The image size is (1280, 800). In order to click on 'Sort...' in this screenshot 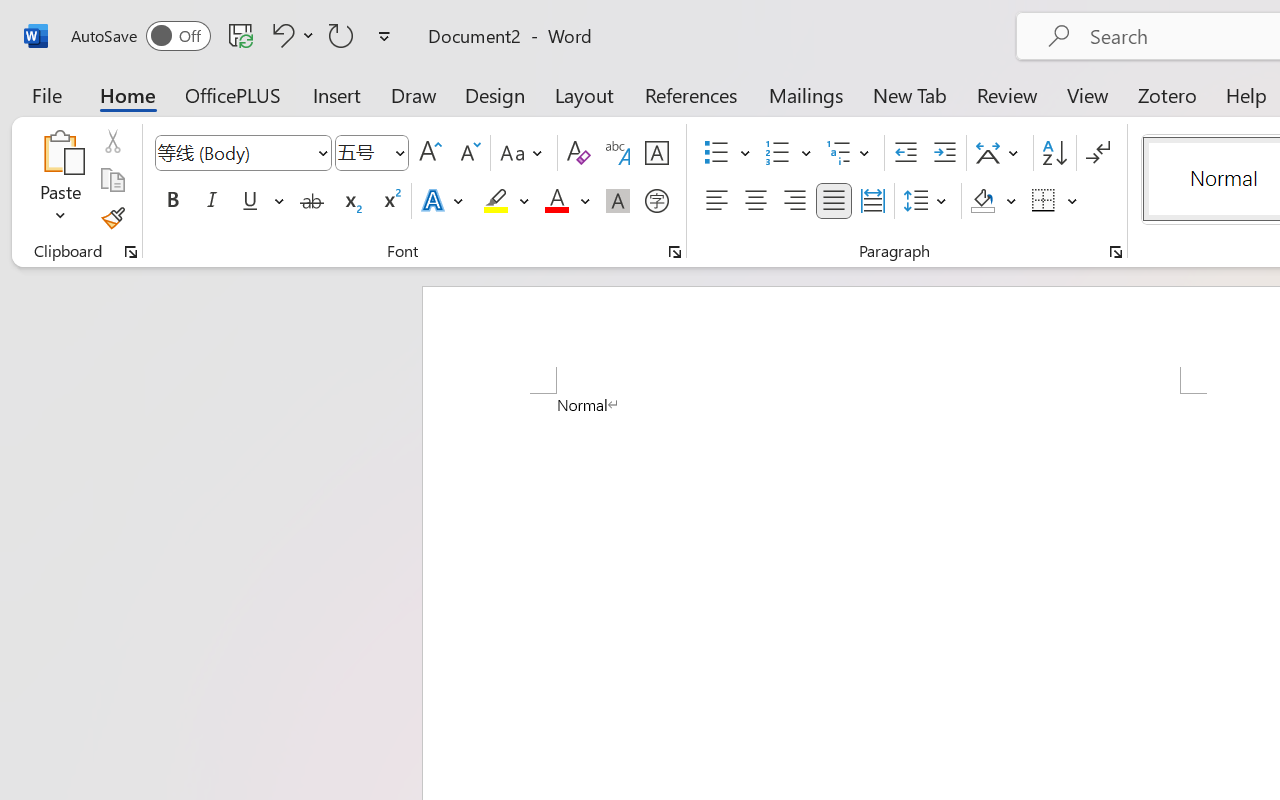, I will do `click(1053, 153)`.